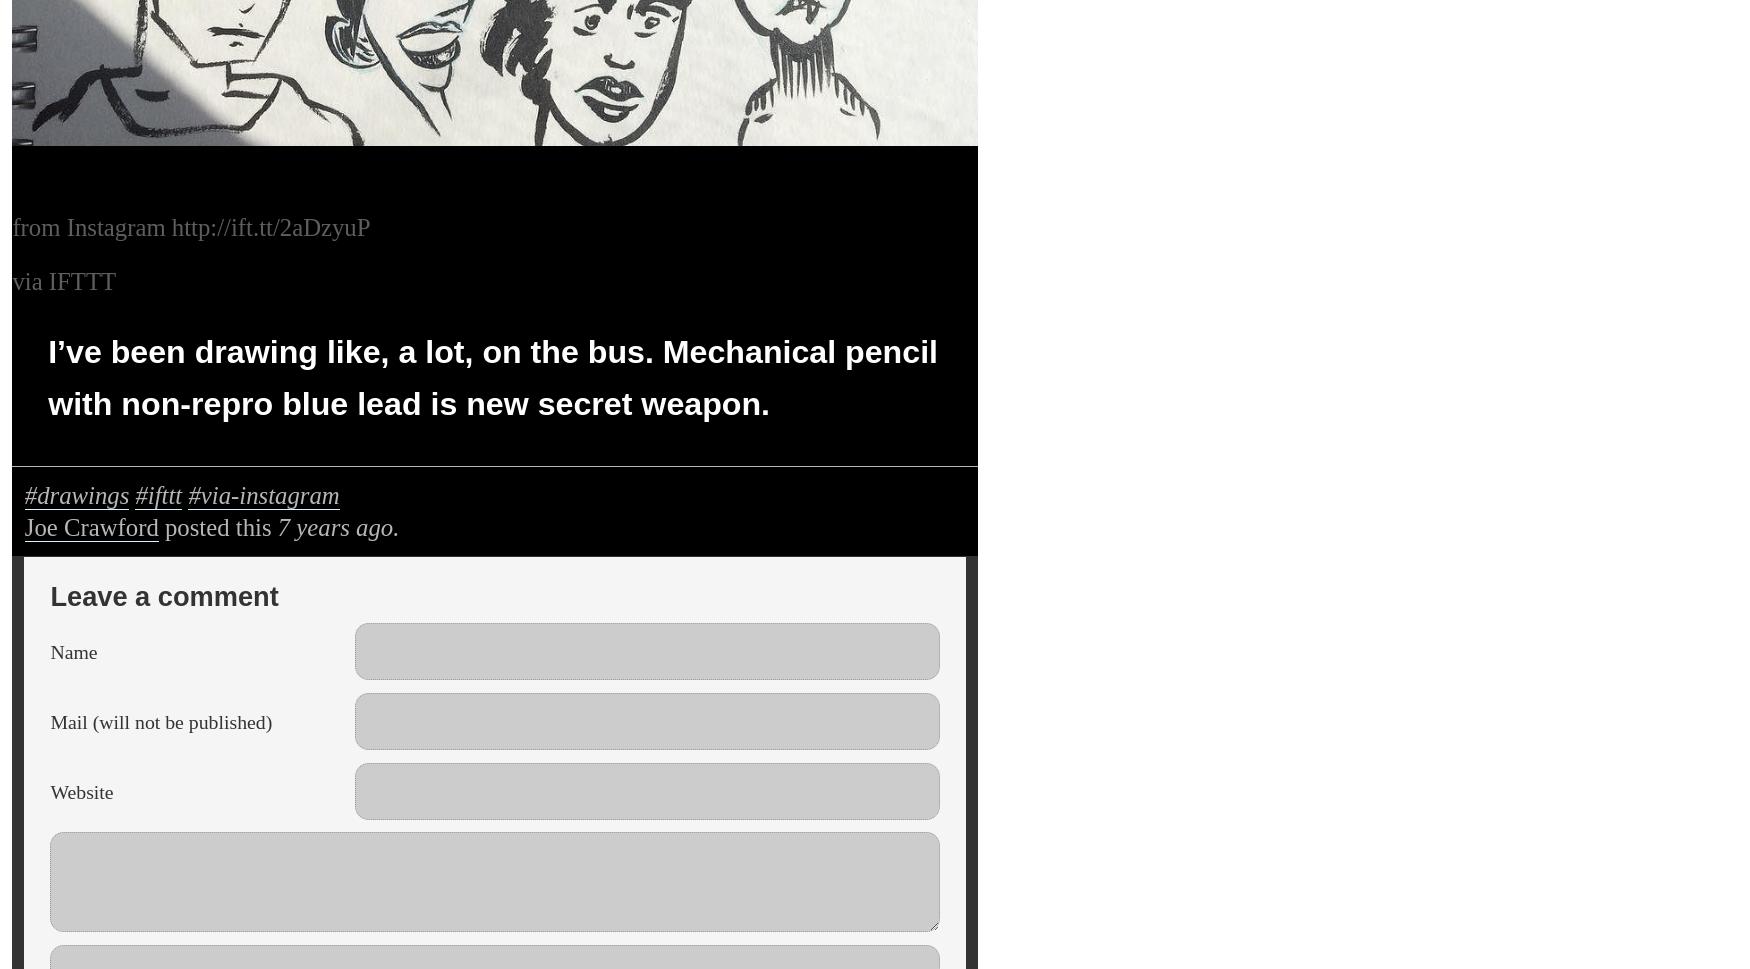  I want to click on 'from Instagram', so click(91, 225).